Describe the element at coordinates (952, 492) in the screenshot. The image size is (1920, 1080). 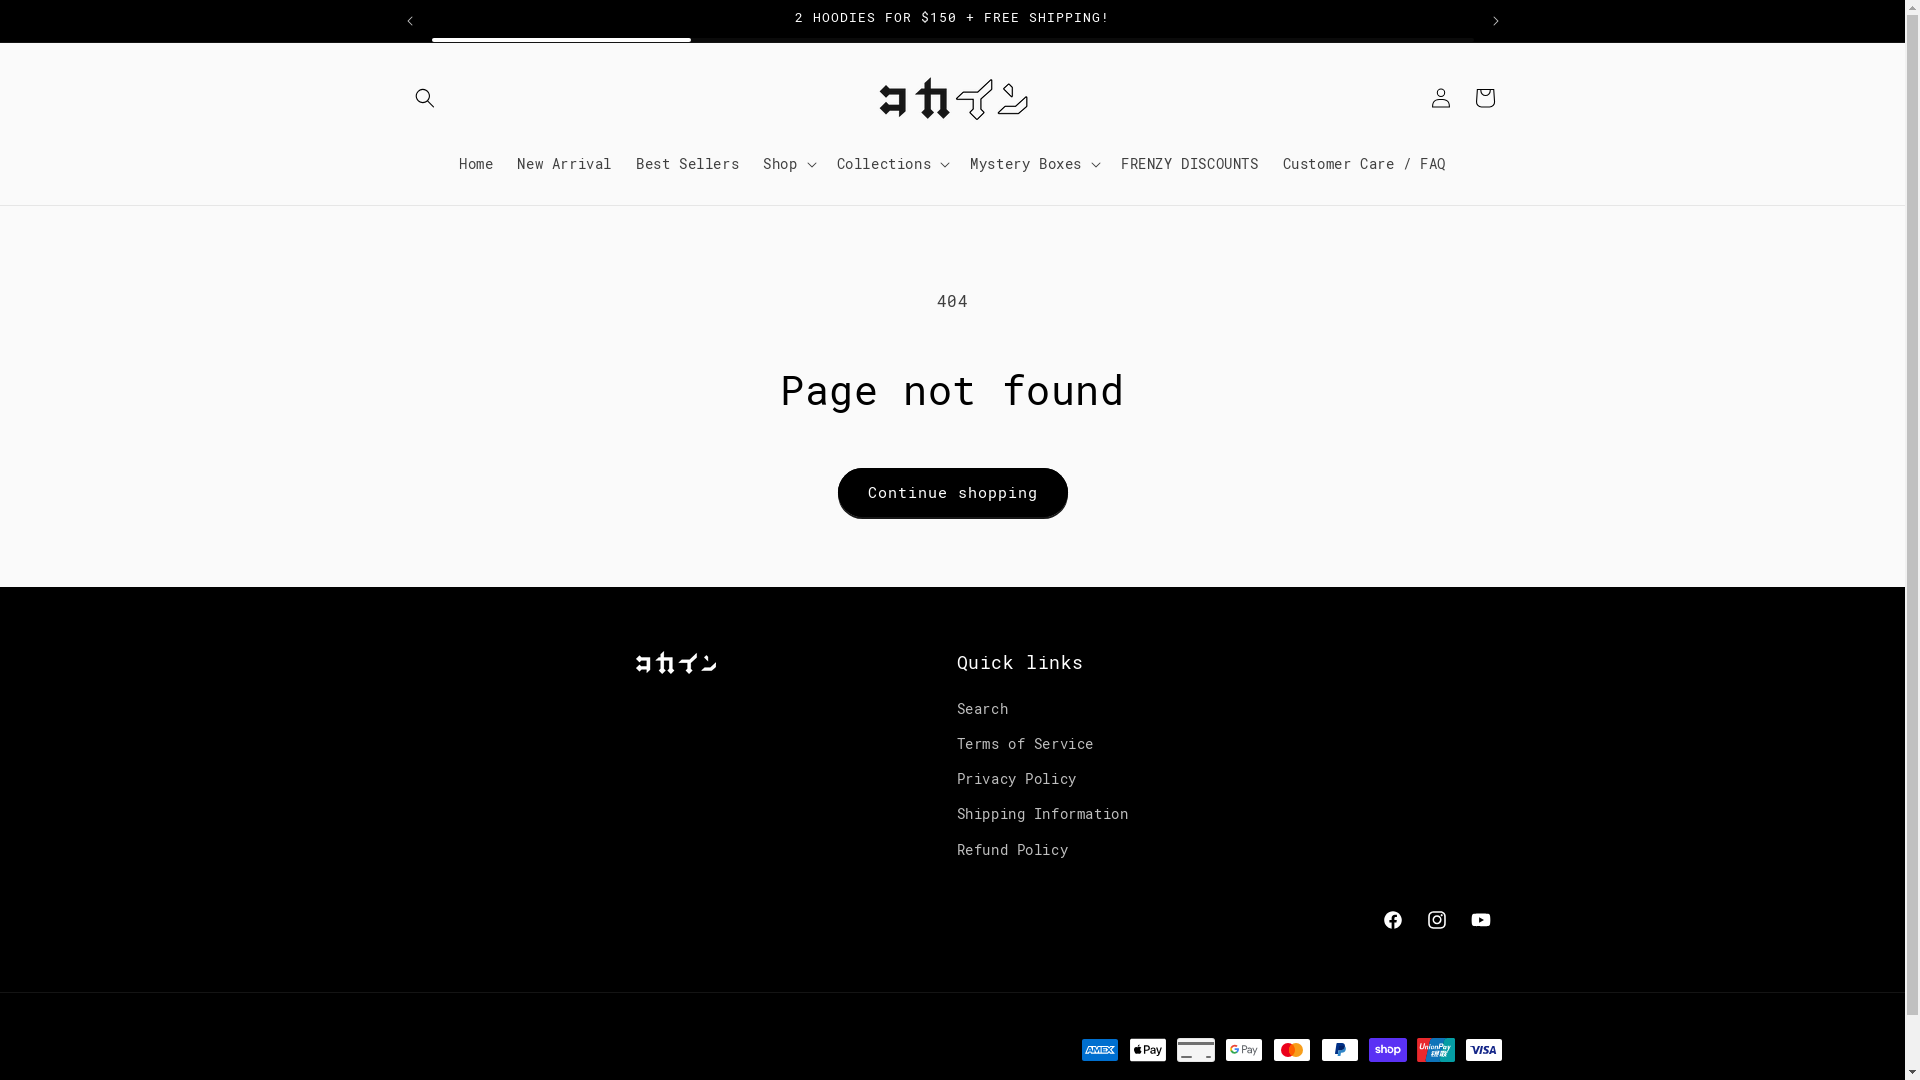
I see `'Continue shopping'` at that location.